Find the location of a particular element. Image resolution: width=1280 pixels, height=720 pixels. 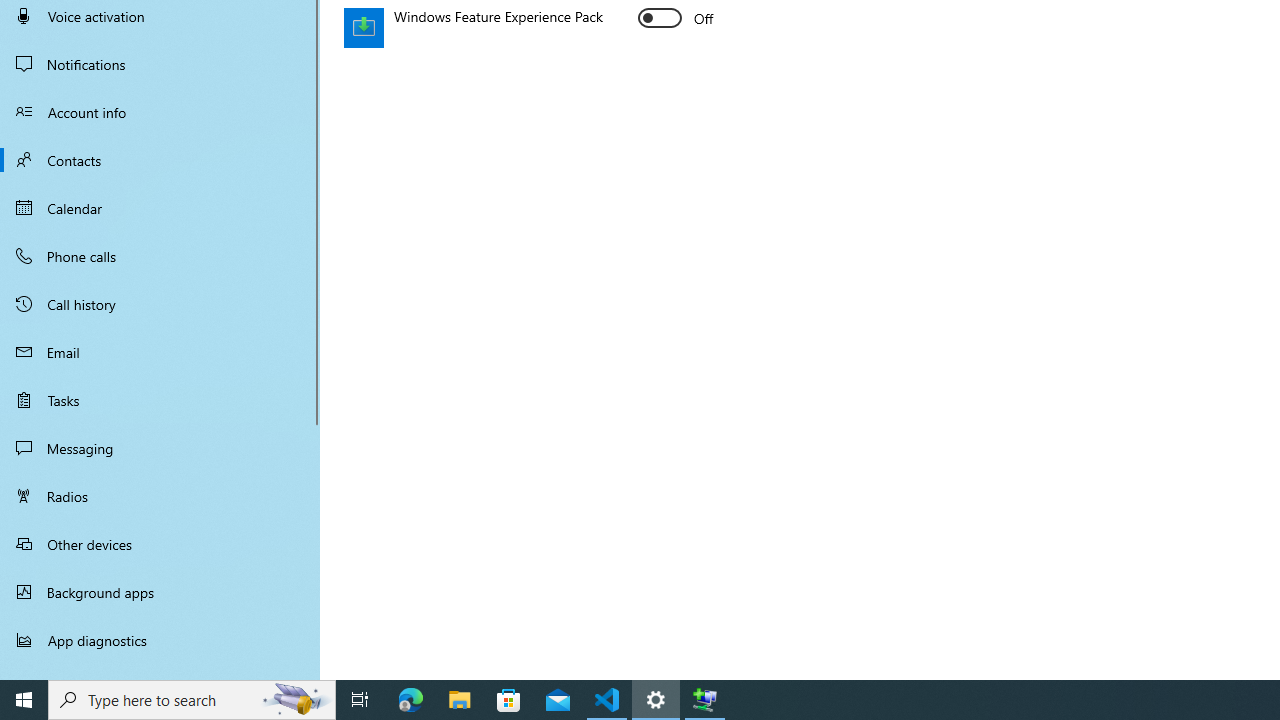

'Call history' is located at coordinates (160, 304).